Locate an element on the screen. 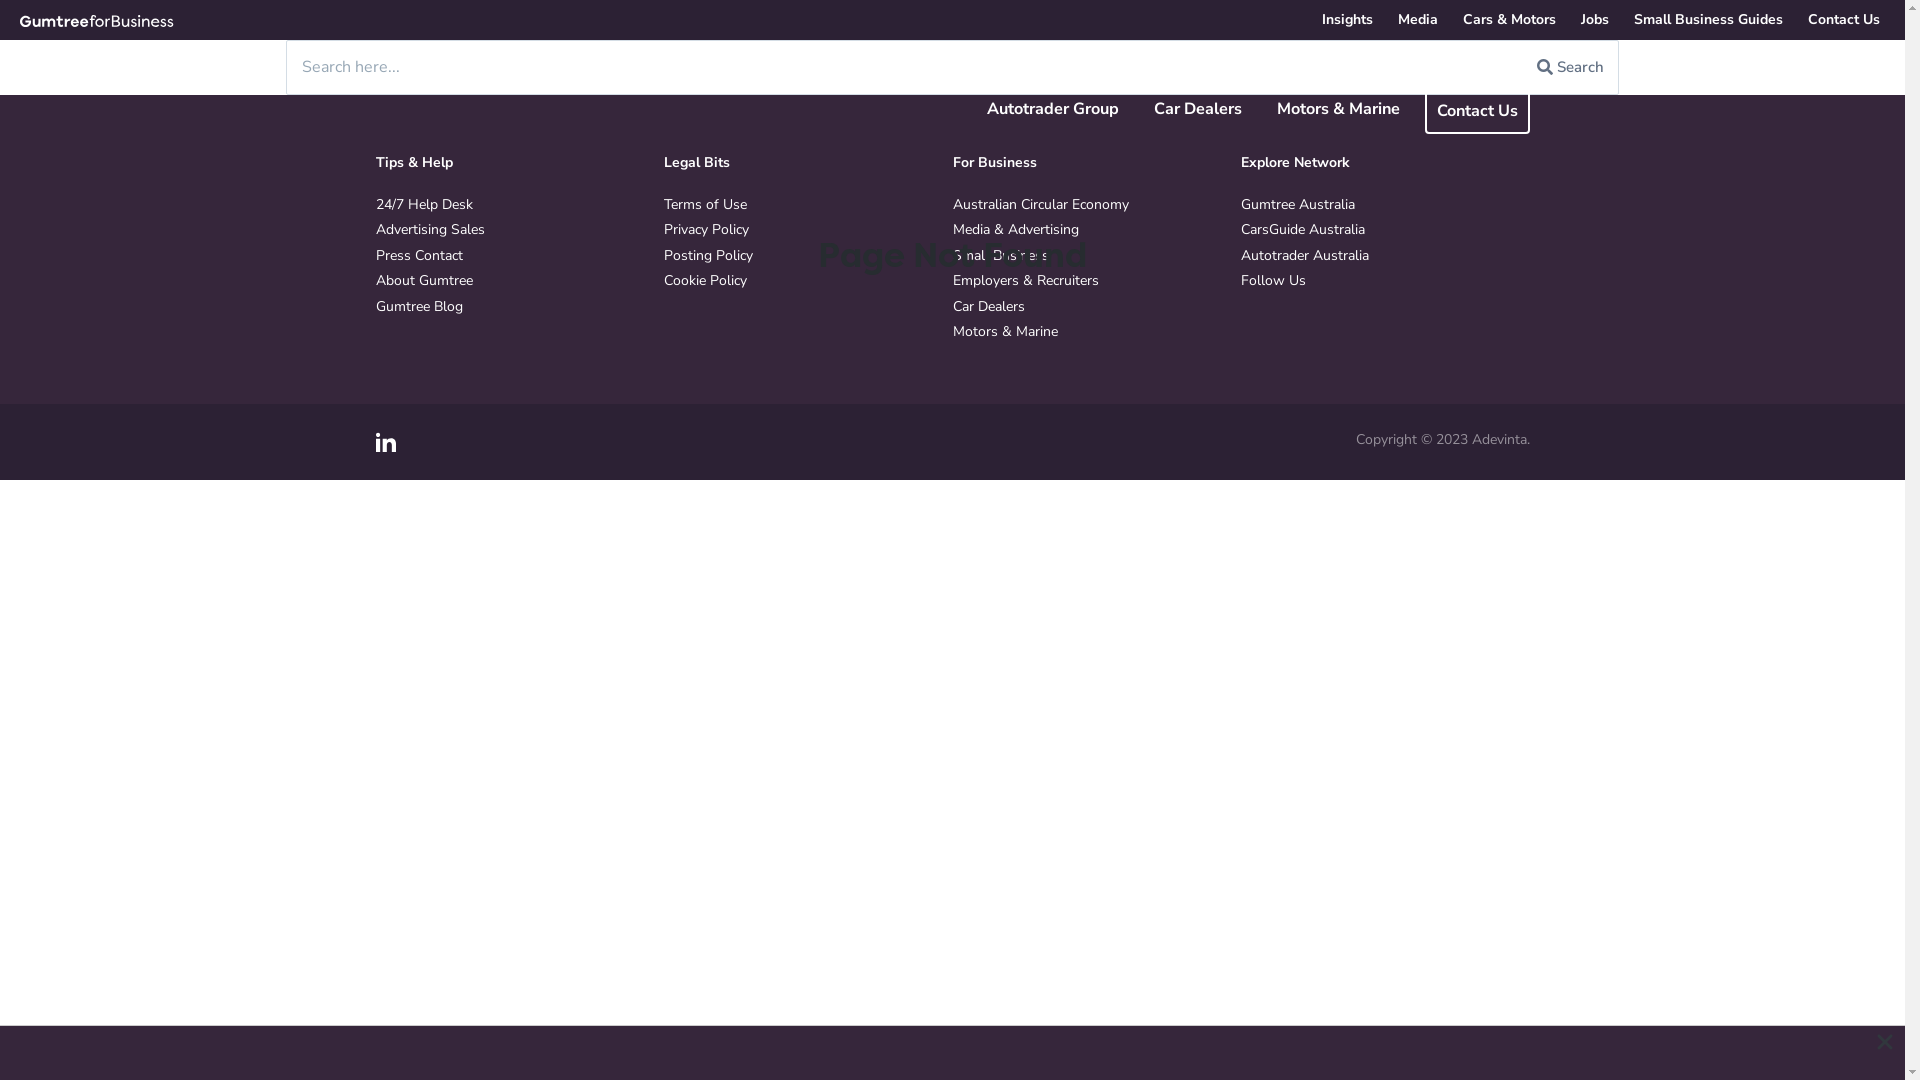  '24/7 Help Desk' is located at coordinates (423, 204).